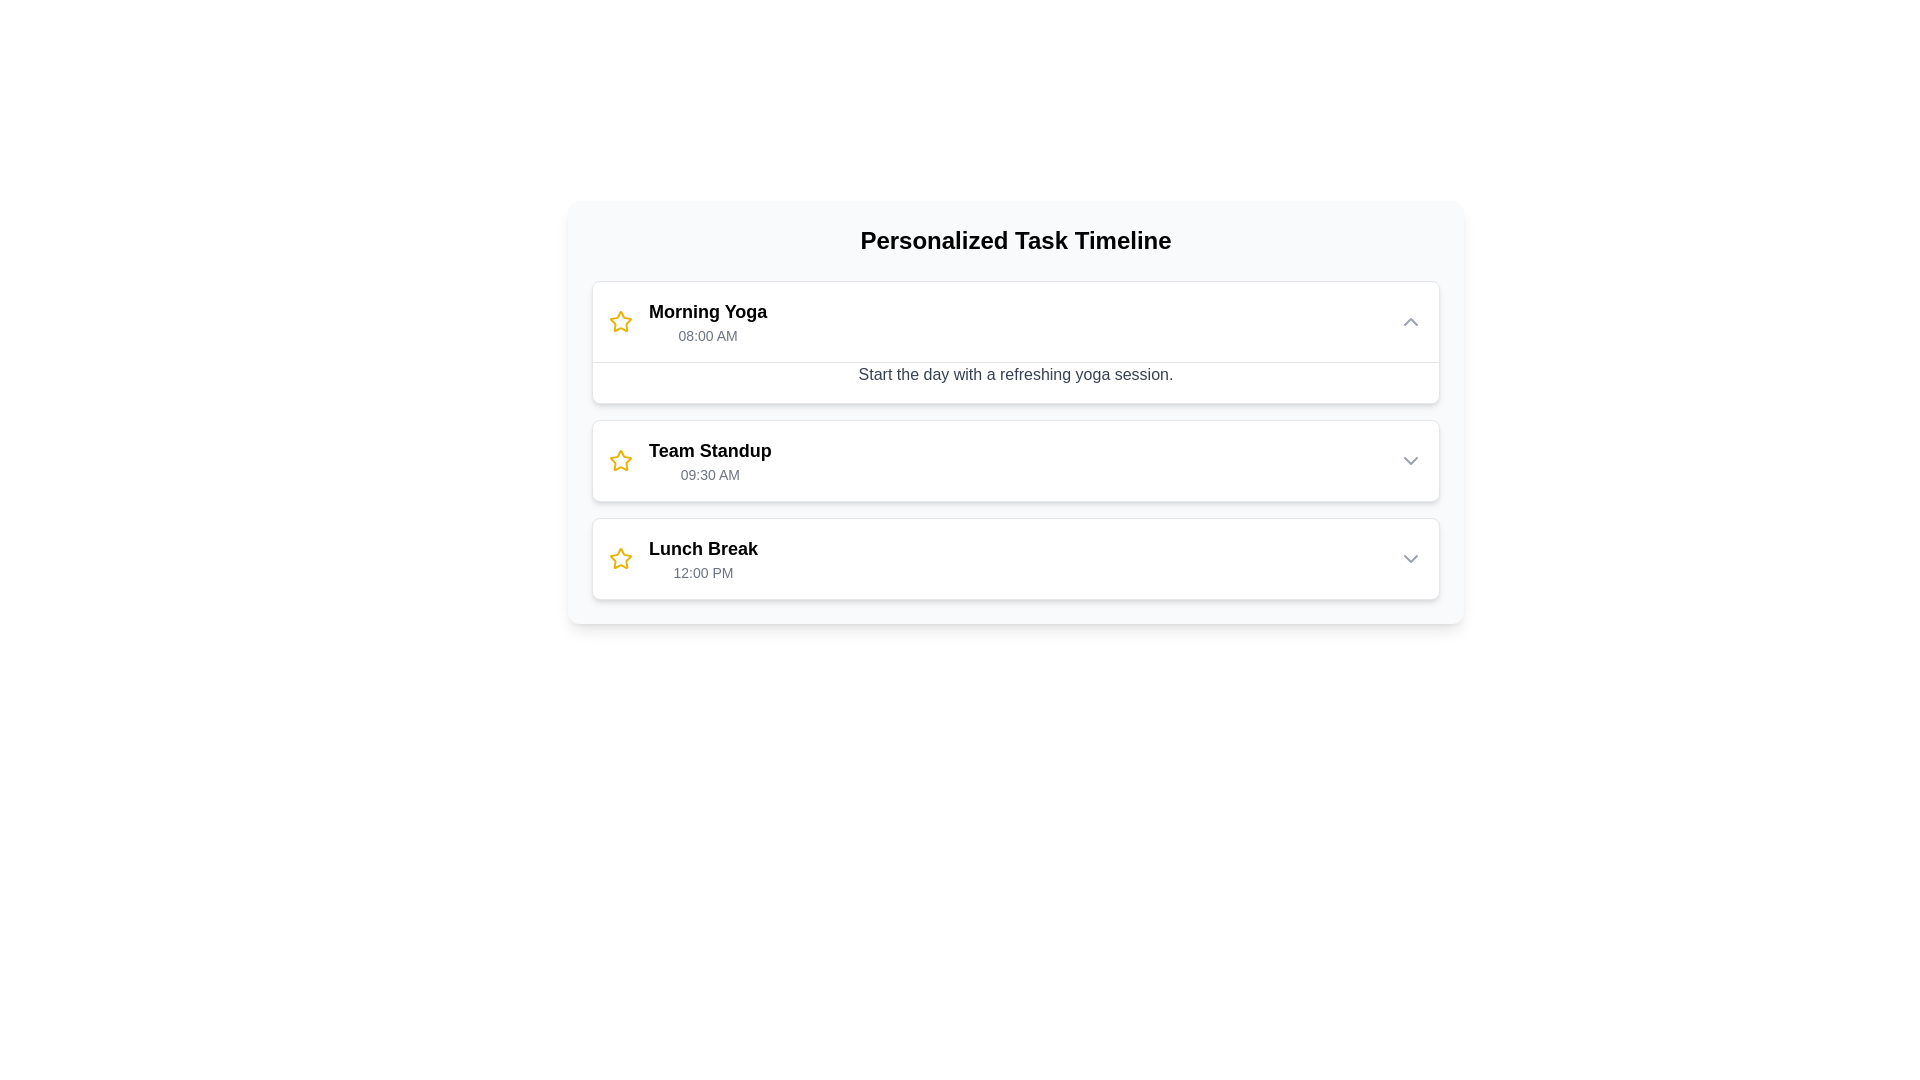 This screenshot has width=1920, height=1080. What do you see at coordinates (1016, 438) in the screenshot?
I see `the second task in the timeline, which is 'Team Standup'` at bounding box center [1016, 438].